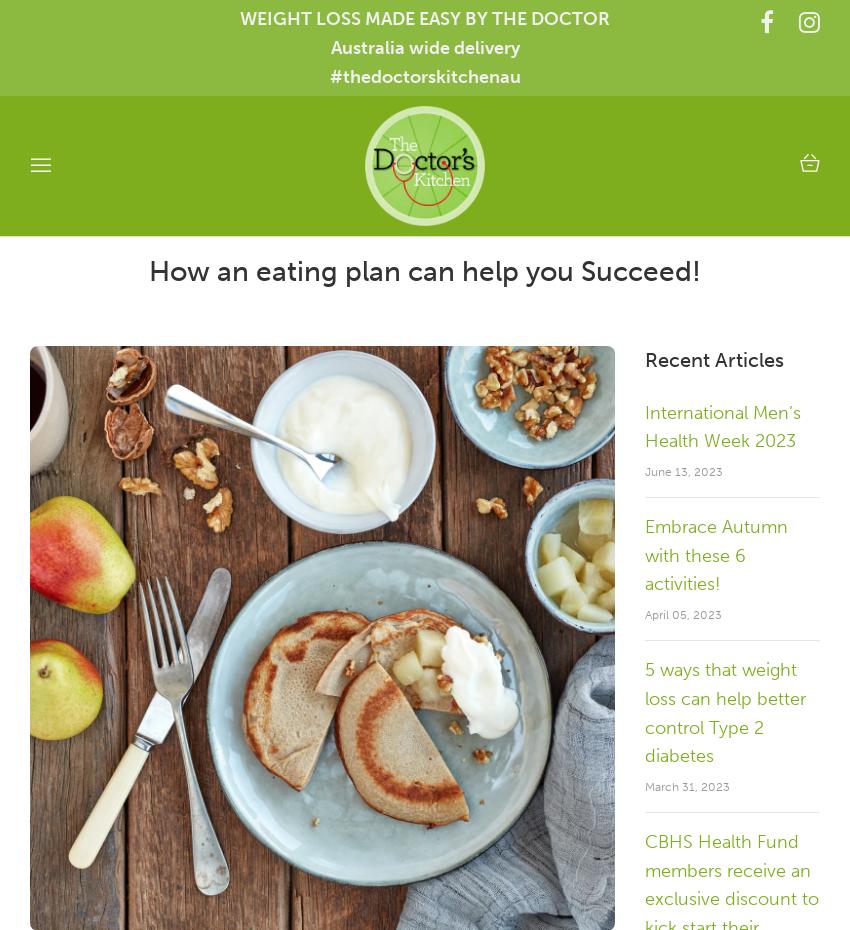 The image size is (850, 930). I want to click on 'March 31, 2023', so click(644, 785).